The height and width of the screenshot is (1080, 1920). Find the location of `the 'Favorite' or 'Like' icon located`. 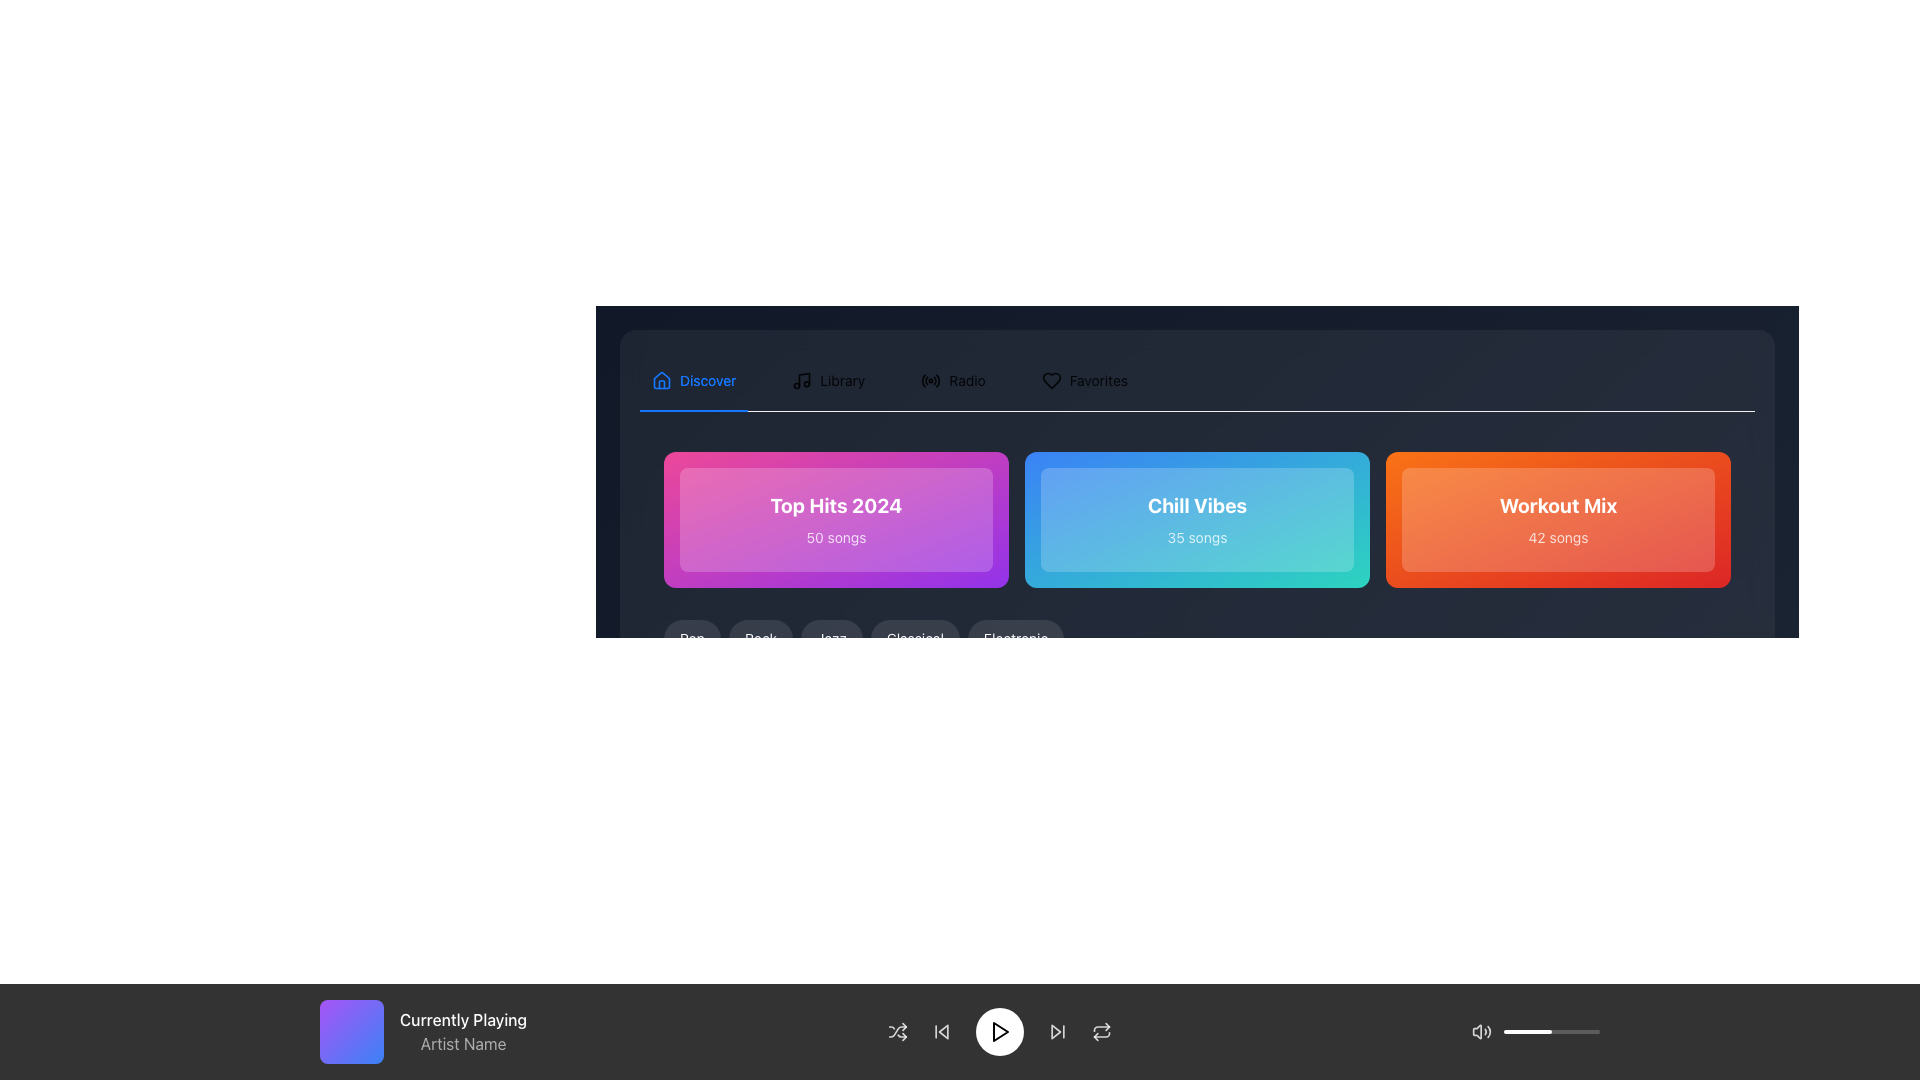

the 'Favorite' or 'Like' icon located is located at coordinates (1050, 381).